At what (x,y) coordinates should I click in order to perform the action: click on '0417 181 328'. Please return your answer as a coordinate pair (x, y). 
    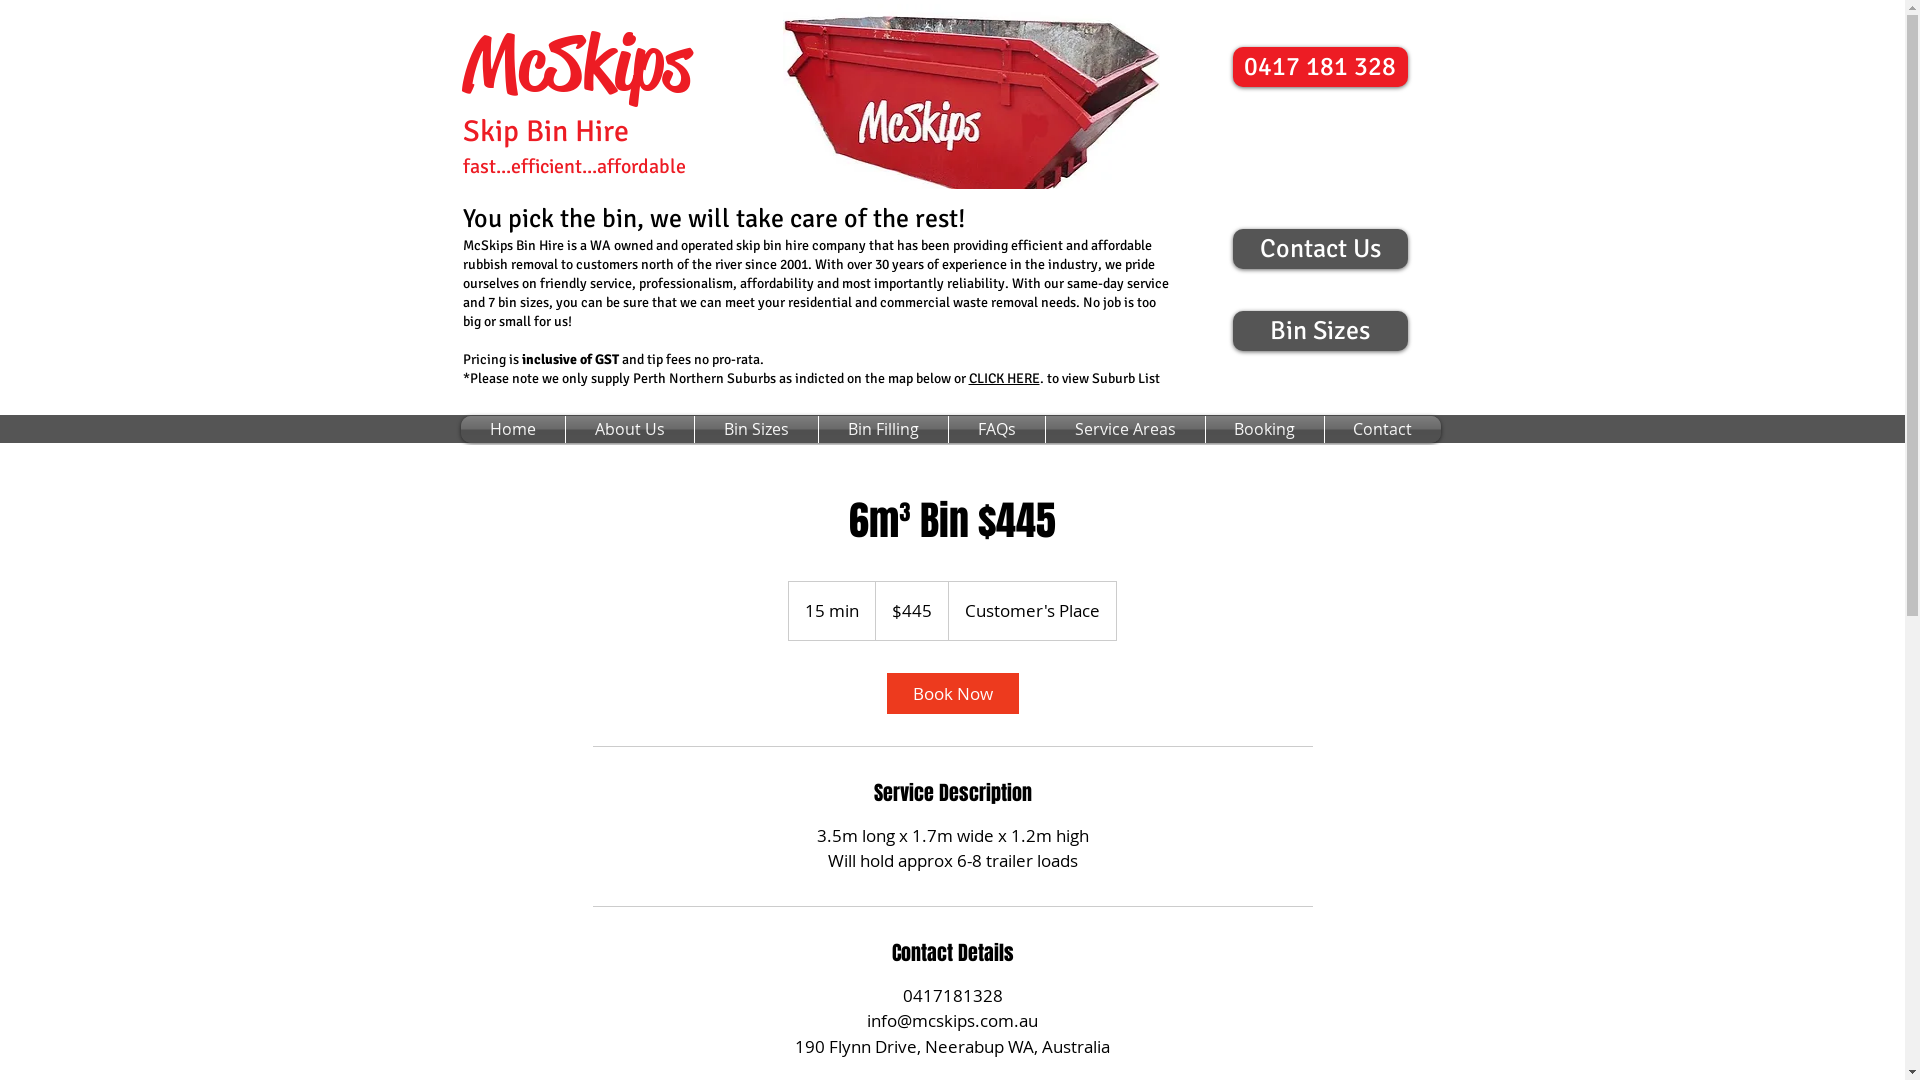
    Looking at the image, I should click on (1319, 65).